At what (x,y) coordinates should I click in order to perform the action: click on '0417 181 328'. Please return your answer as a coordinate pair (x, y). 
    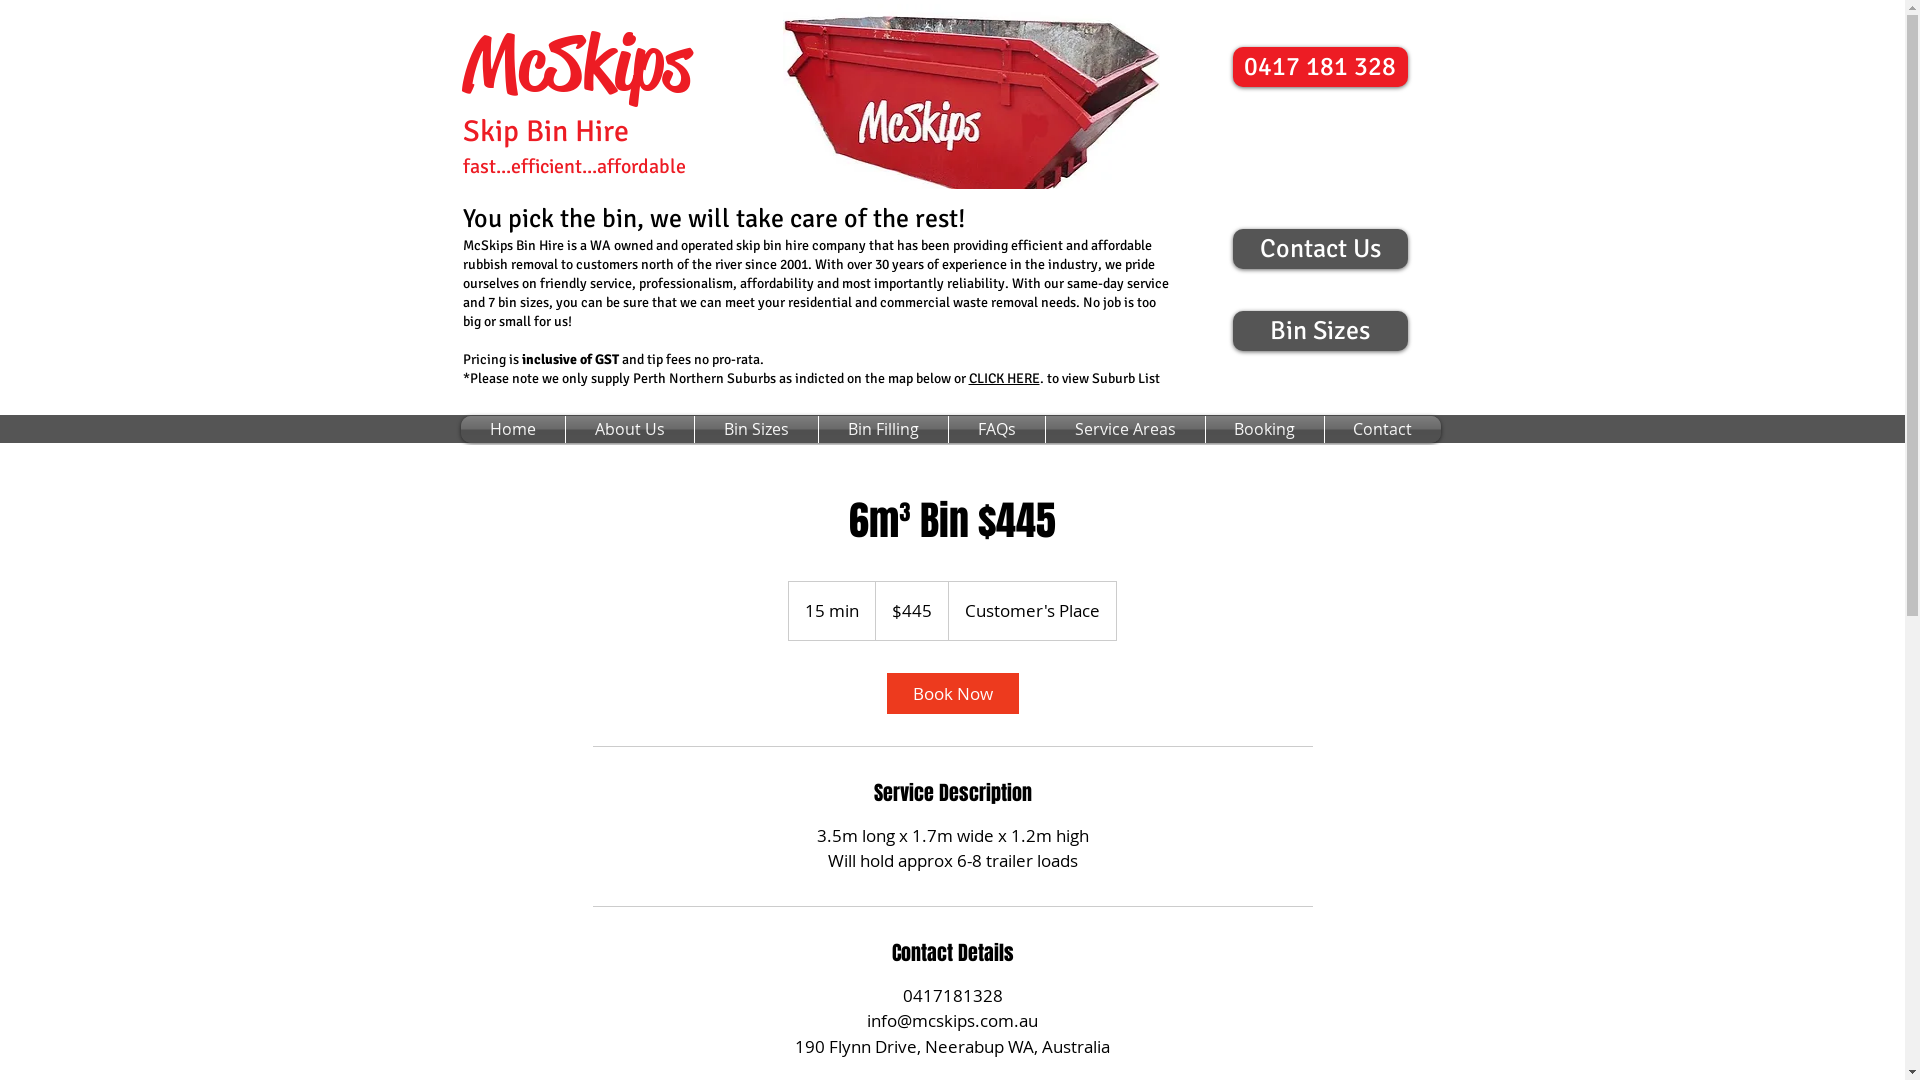
    Looking at the image, I should click on (1319, 65).